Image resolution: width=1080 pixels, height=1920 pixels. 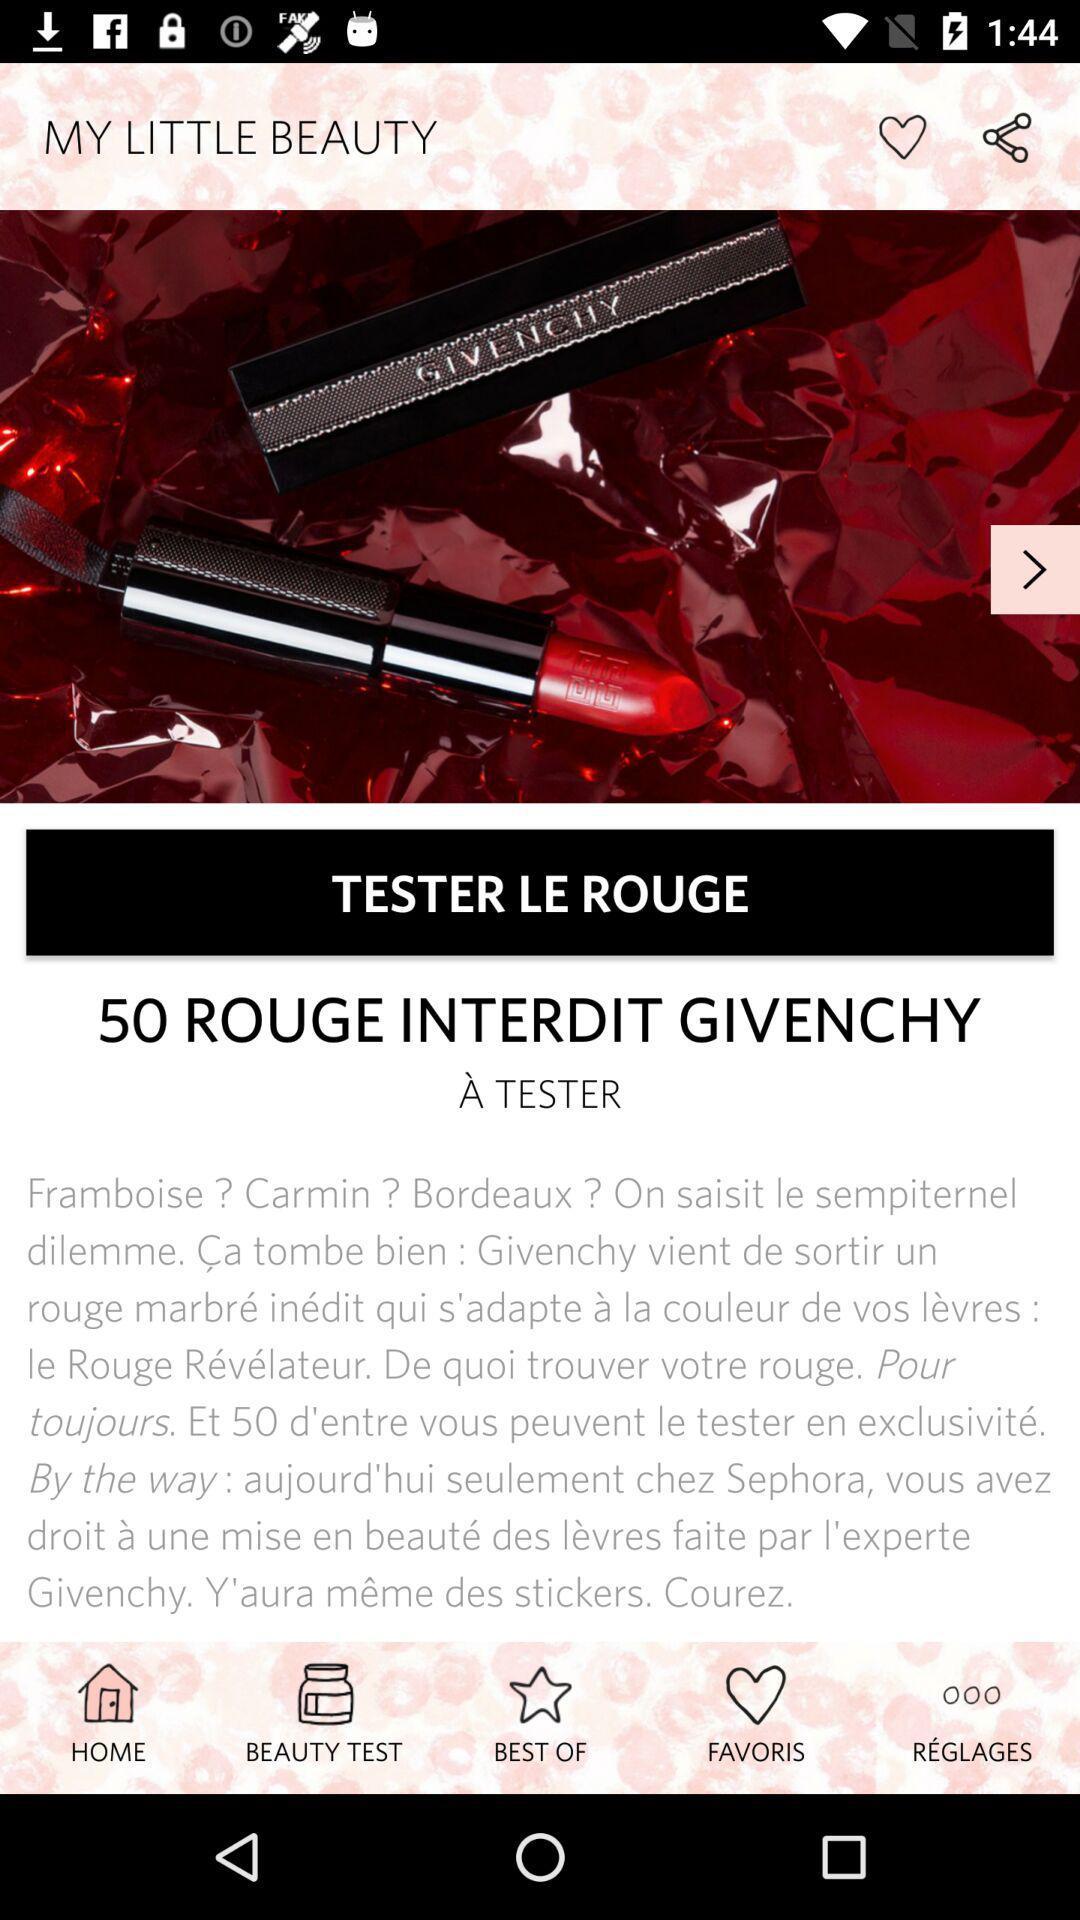 What do you see at coordinates (540, 506) in the screenshot?
I see `showing picture` at bounding box center [540, 506].